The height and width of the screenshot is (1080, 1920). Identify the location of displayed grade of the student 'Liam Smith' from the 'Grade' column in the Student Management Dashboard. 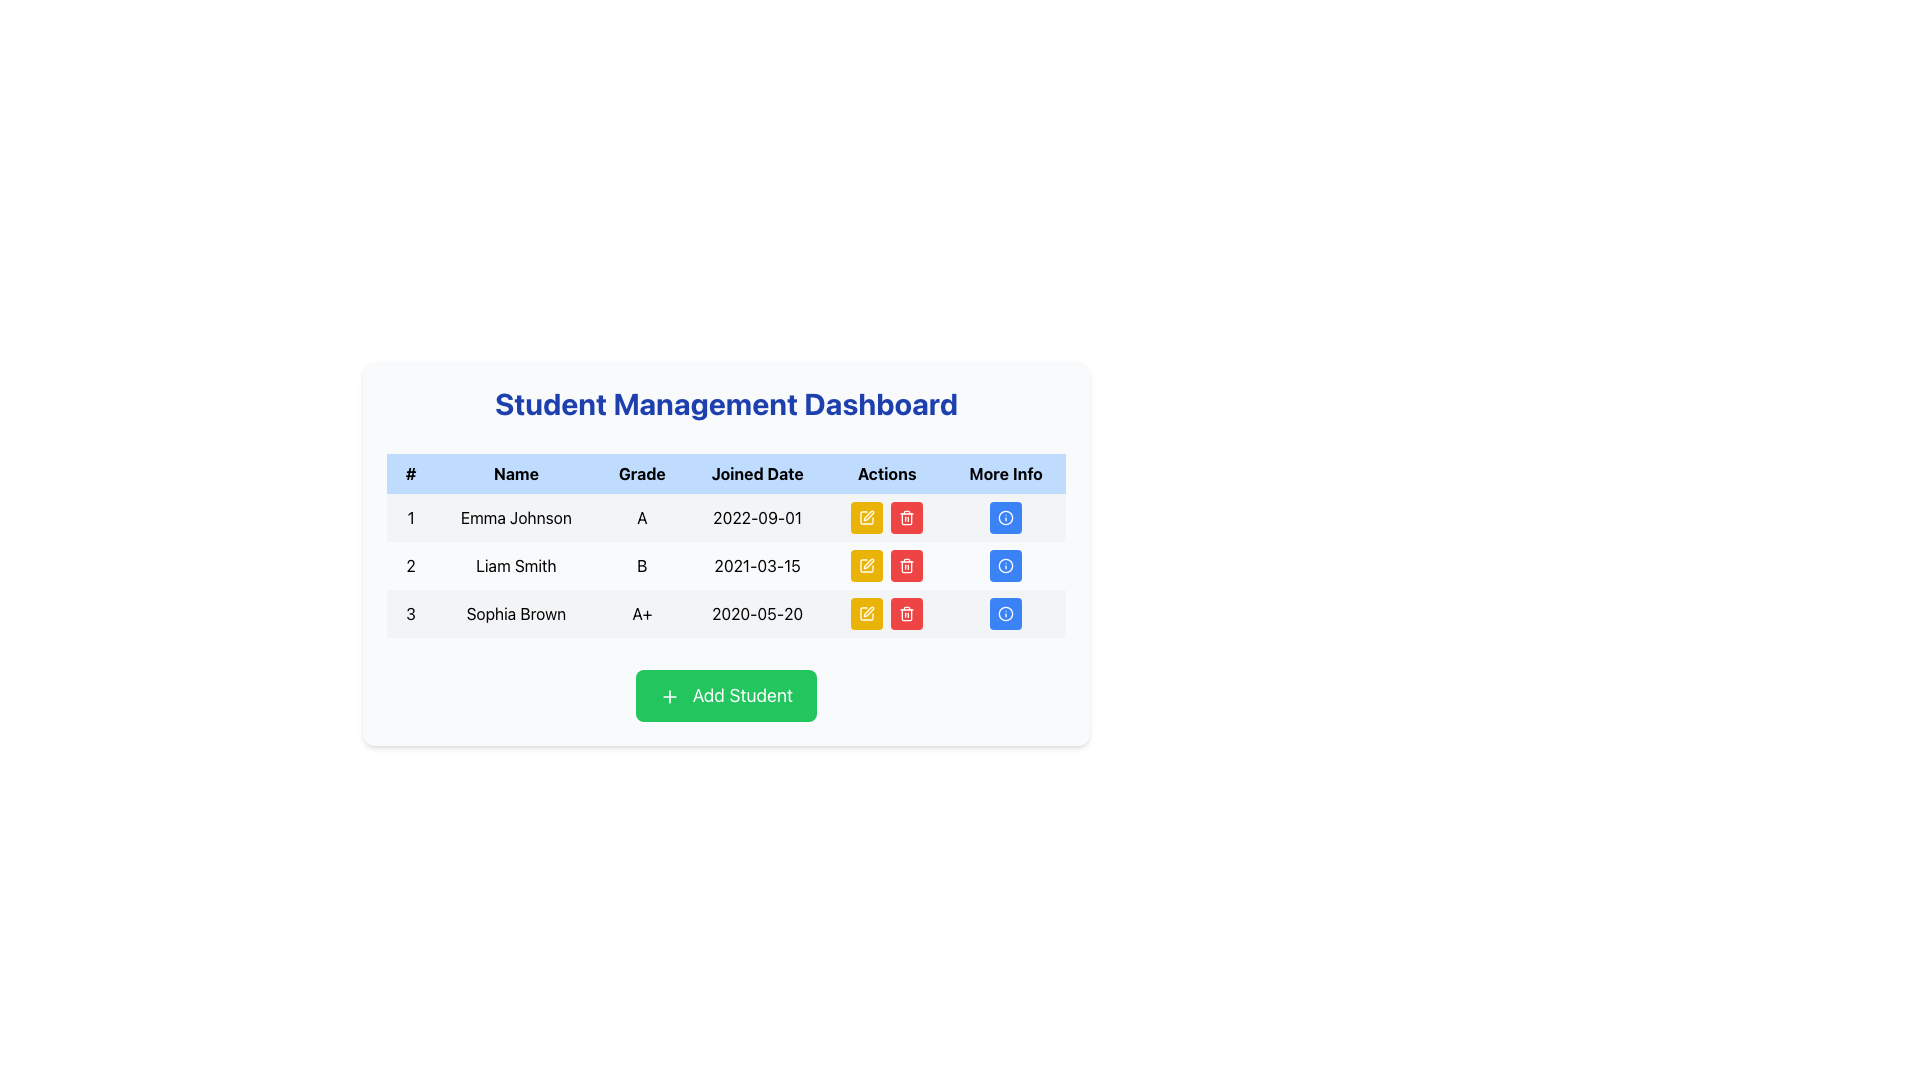
(642, 566).